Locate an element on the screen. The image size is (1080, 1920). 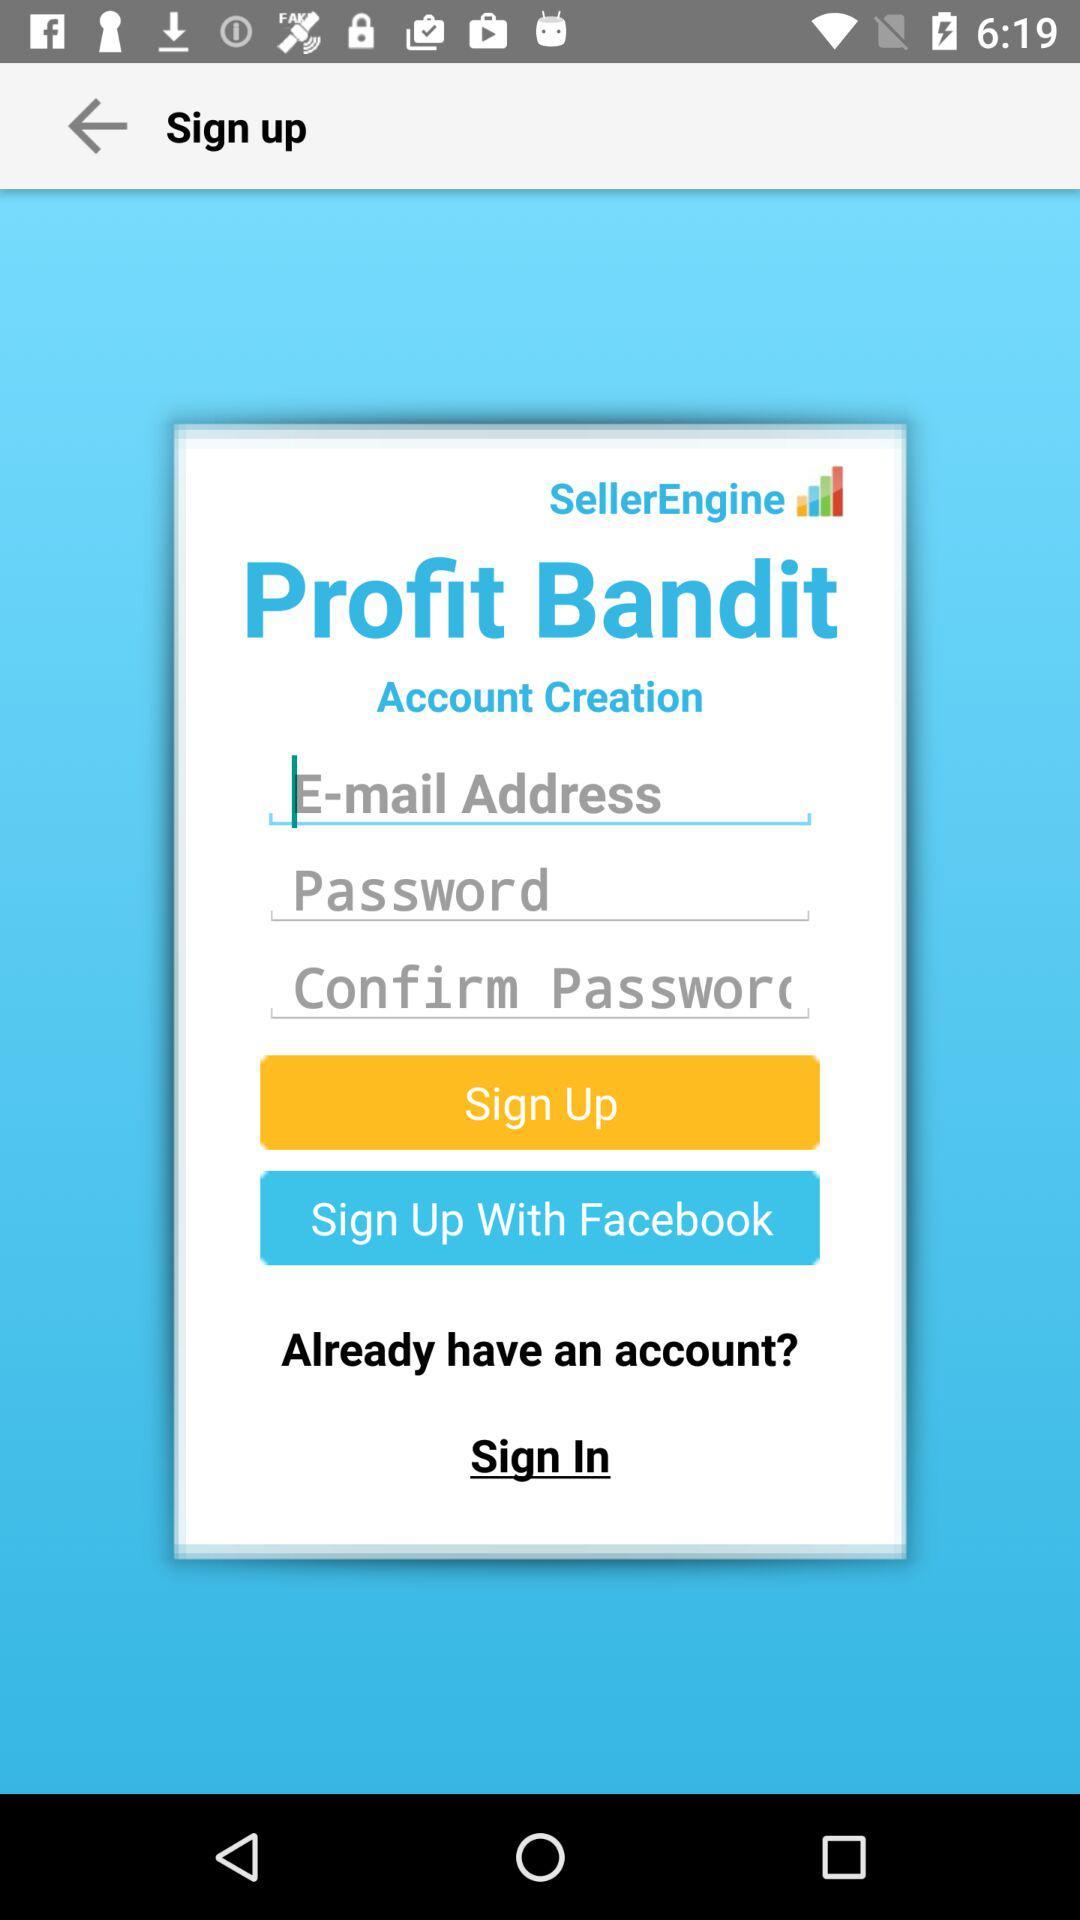
password entry is located at coordinates (540, 888).